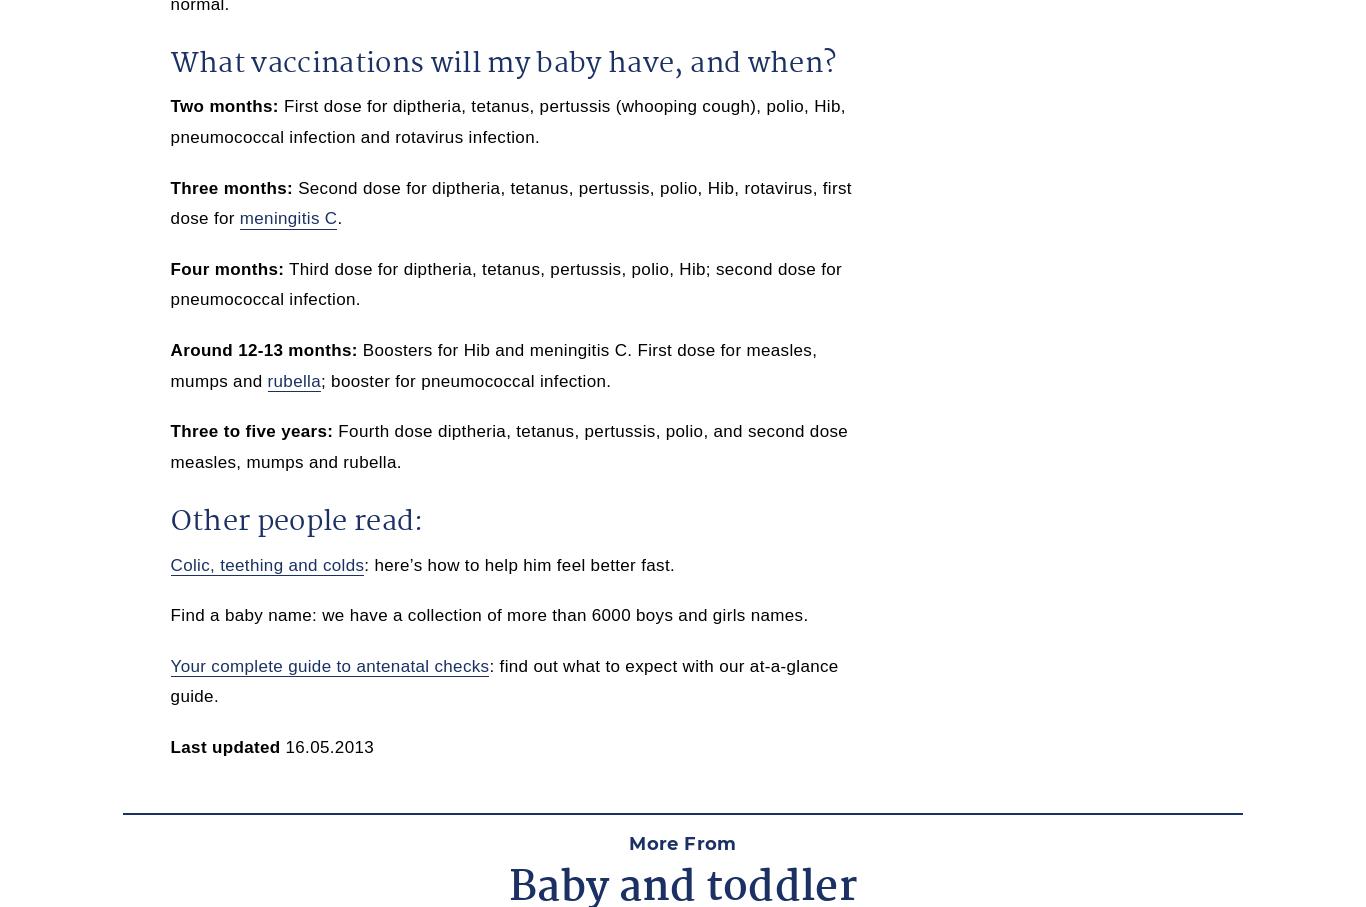  Describe the element at coordinates (223, 105) in the screenshot. I see `'Two months:'` at that location.